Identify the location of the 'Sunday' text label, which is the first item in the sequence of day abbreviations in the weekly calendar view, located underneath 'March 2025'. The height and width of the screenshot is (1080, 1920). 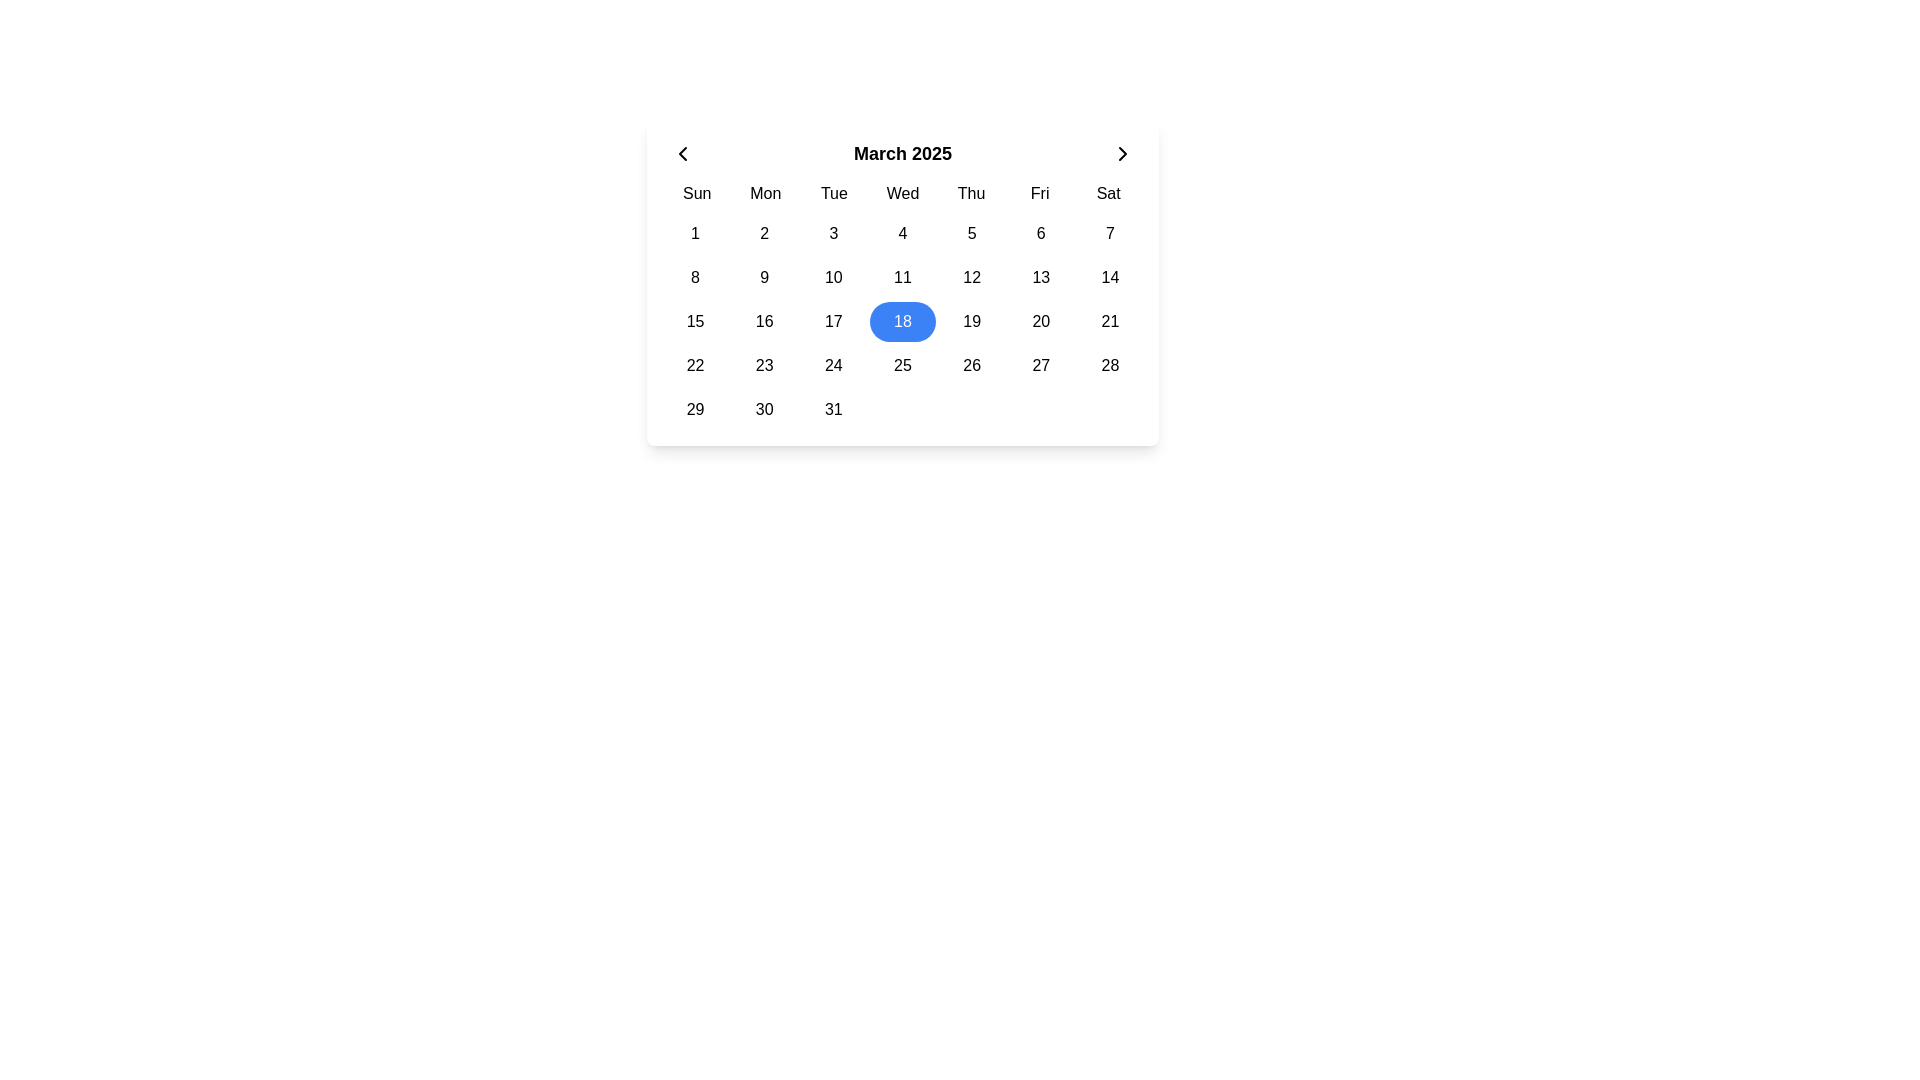
(697, 193).